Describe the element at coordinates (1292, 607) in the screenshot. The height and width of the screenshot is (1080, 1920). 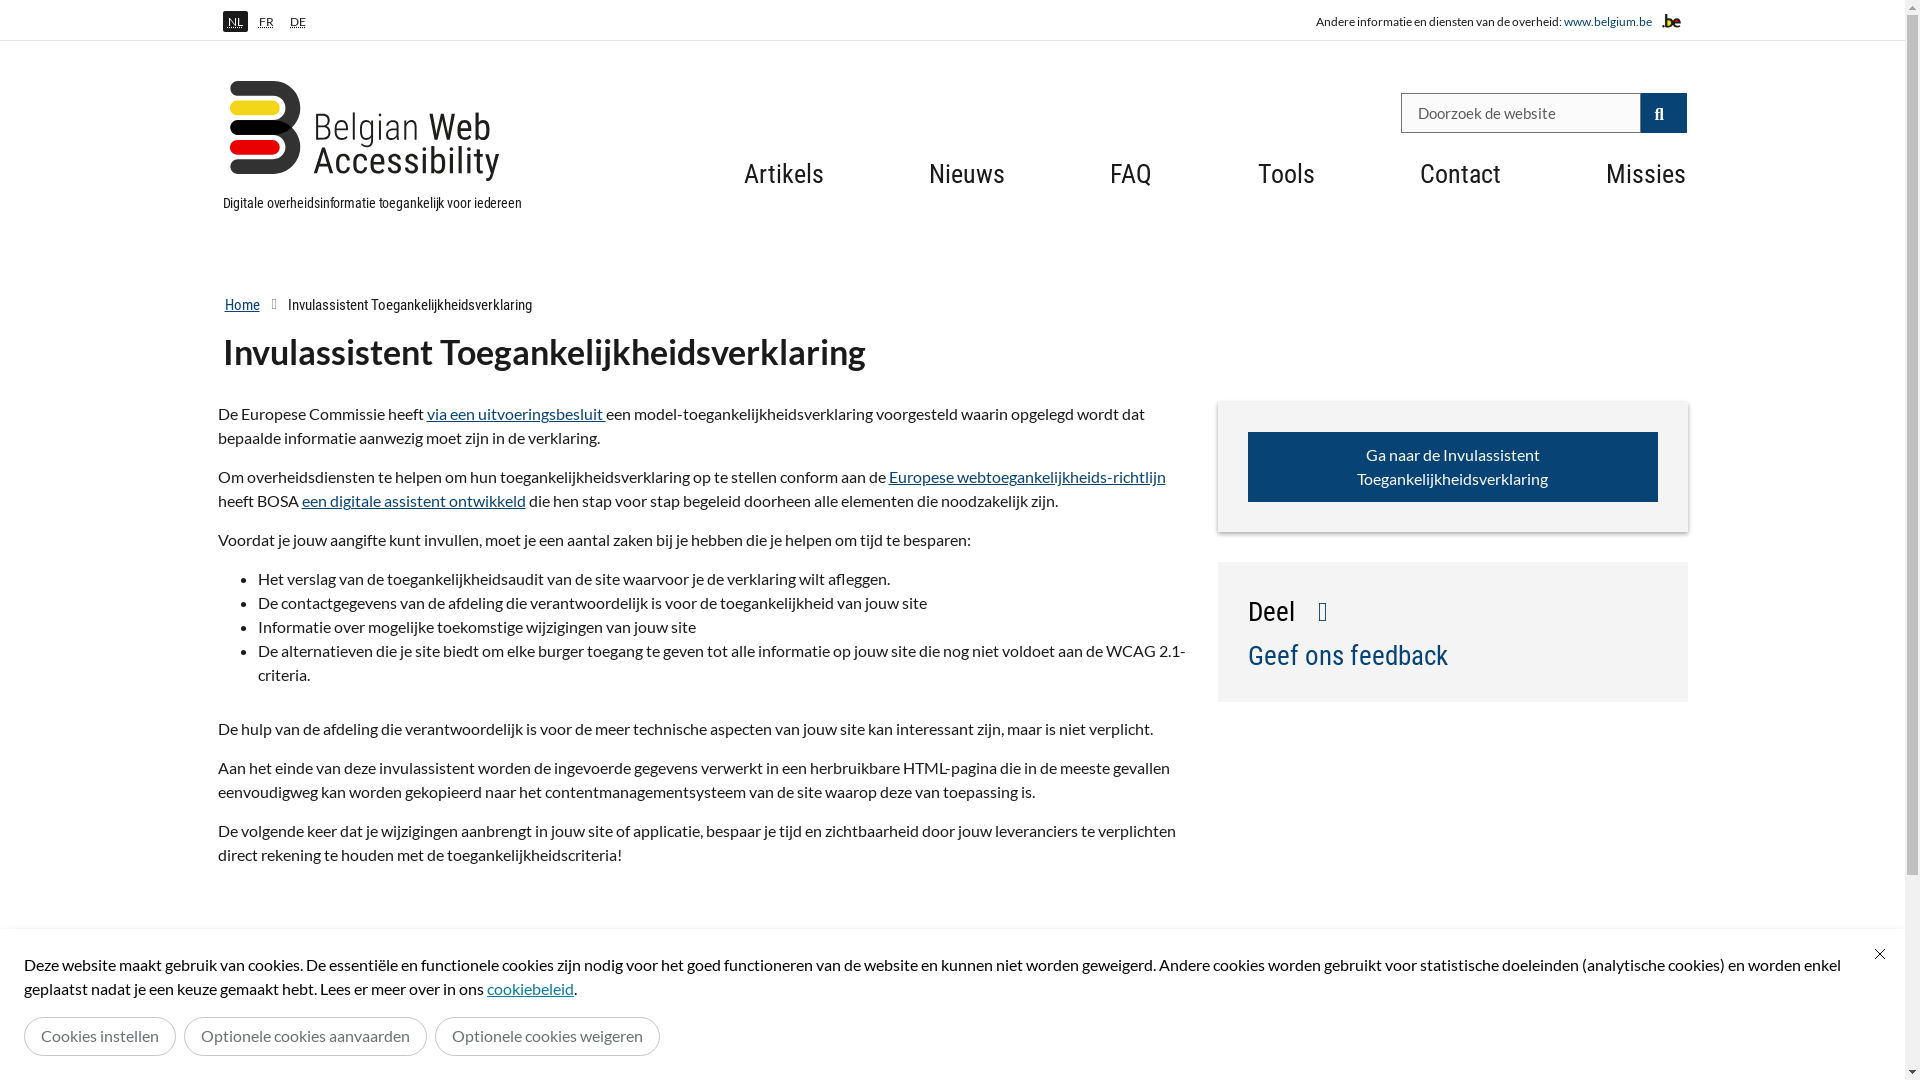
I see `'Deel'` at that location.